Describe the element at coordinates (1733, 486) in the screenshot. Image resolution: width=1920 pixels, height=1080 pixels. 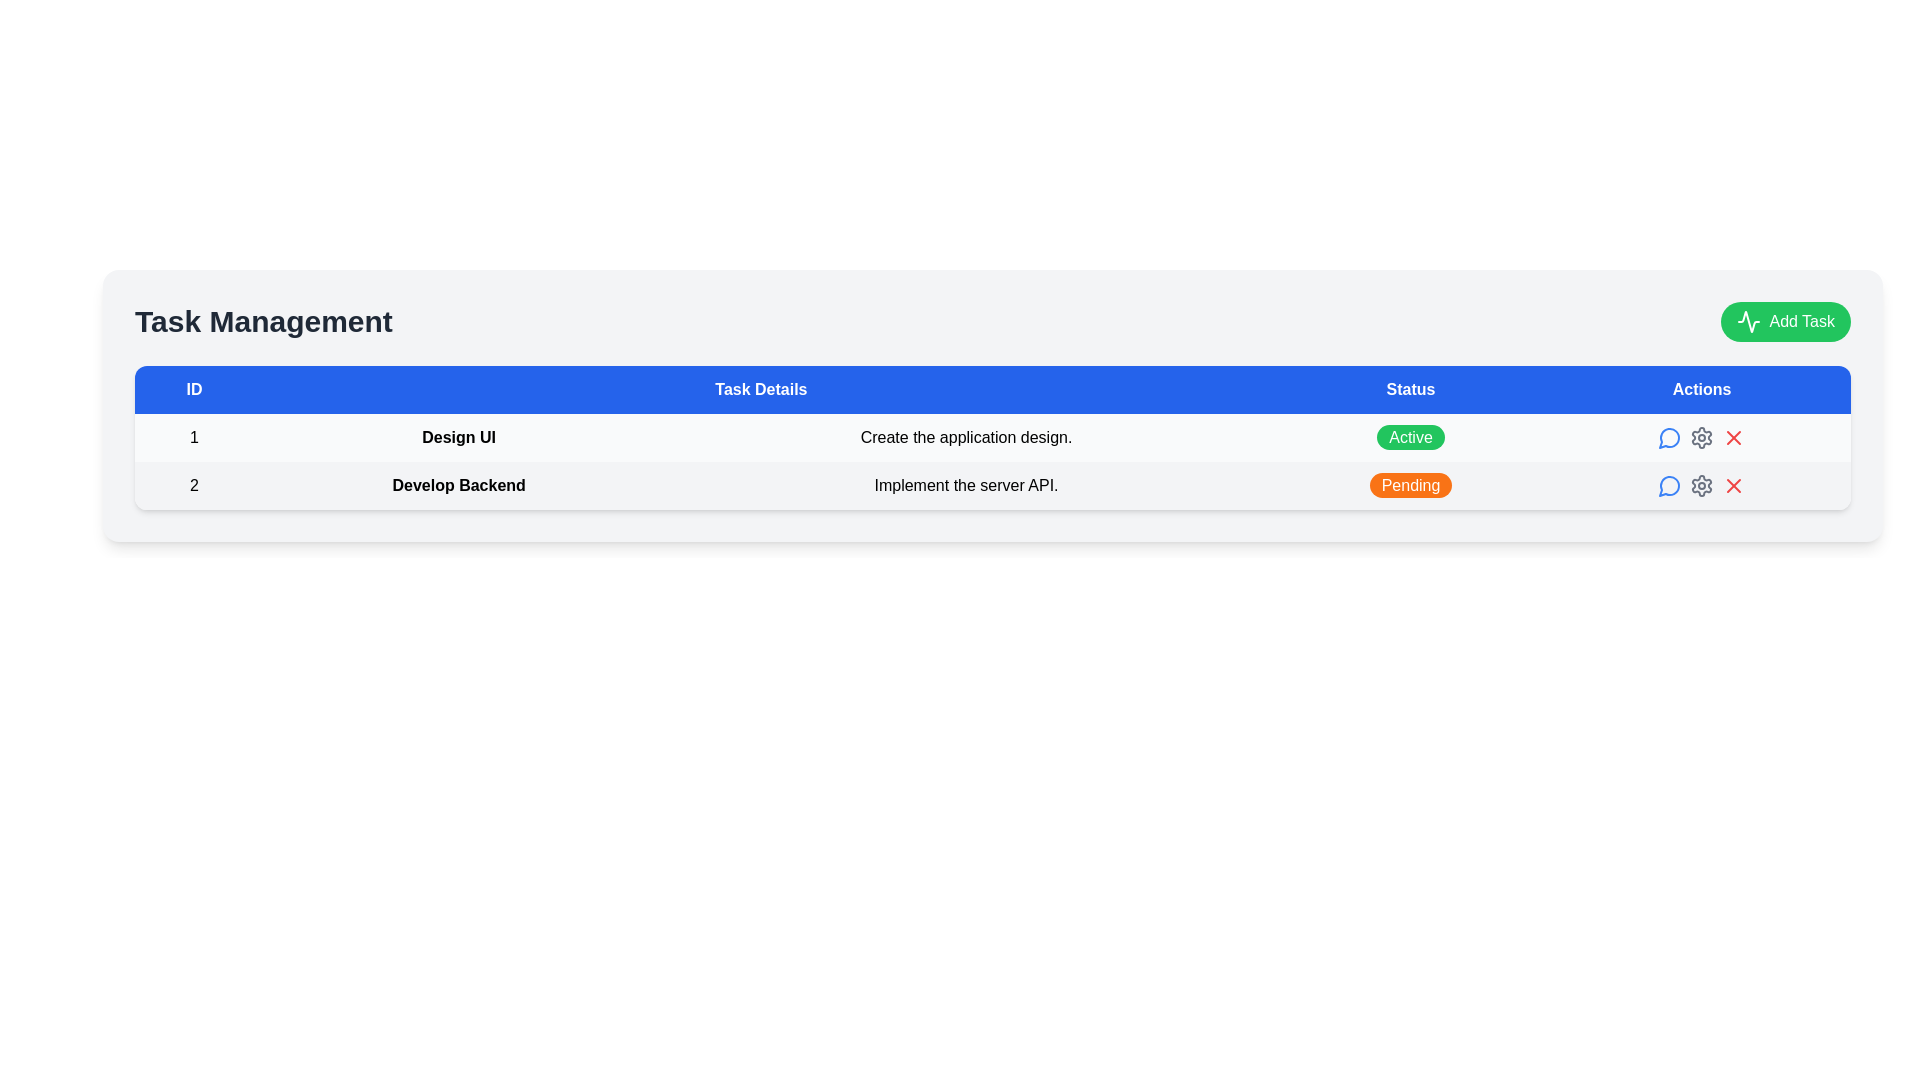
I see `the red 'X' icon in the 'Actions' column of the second row of the task table` at that location.